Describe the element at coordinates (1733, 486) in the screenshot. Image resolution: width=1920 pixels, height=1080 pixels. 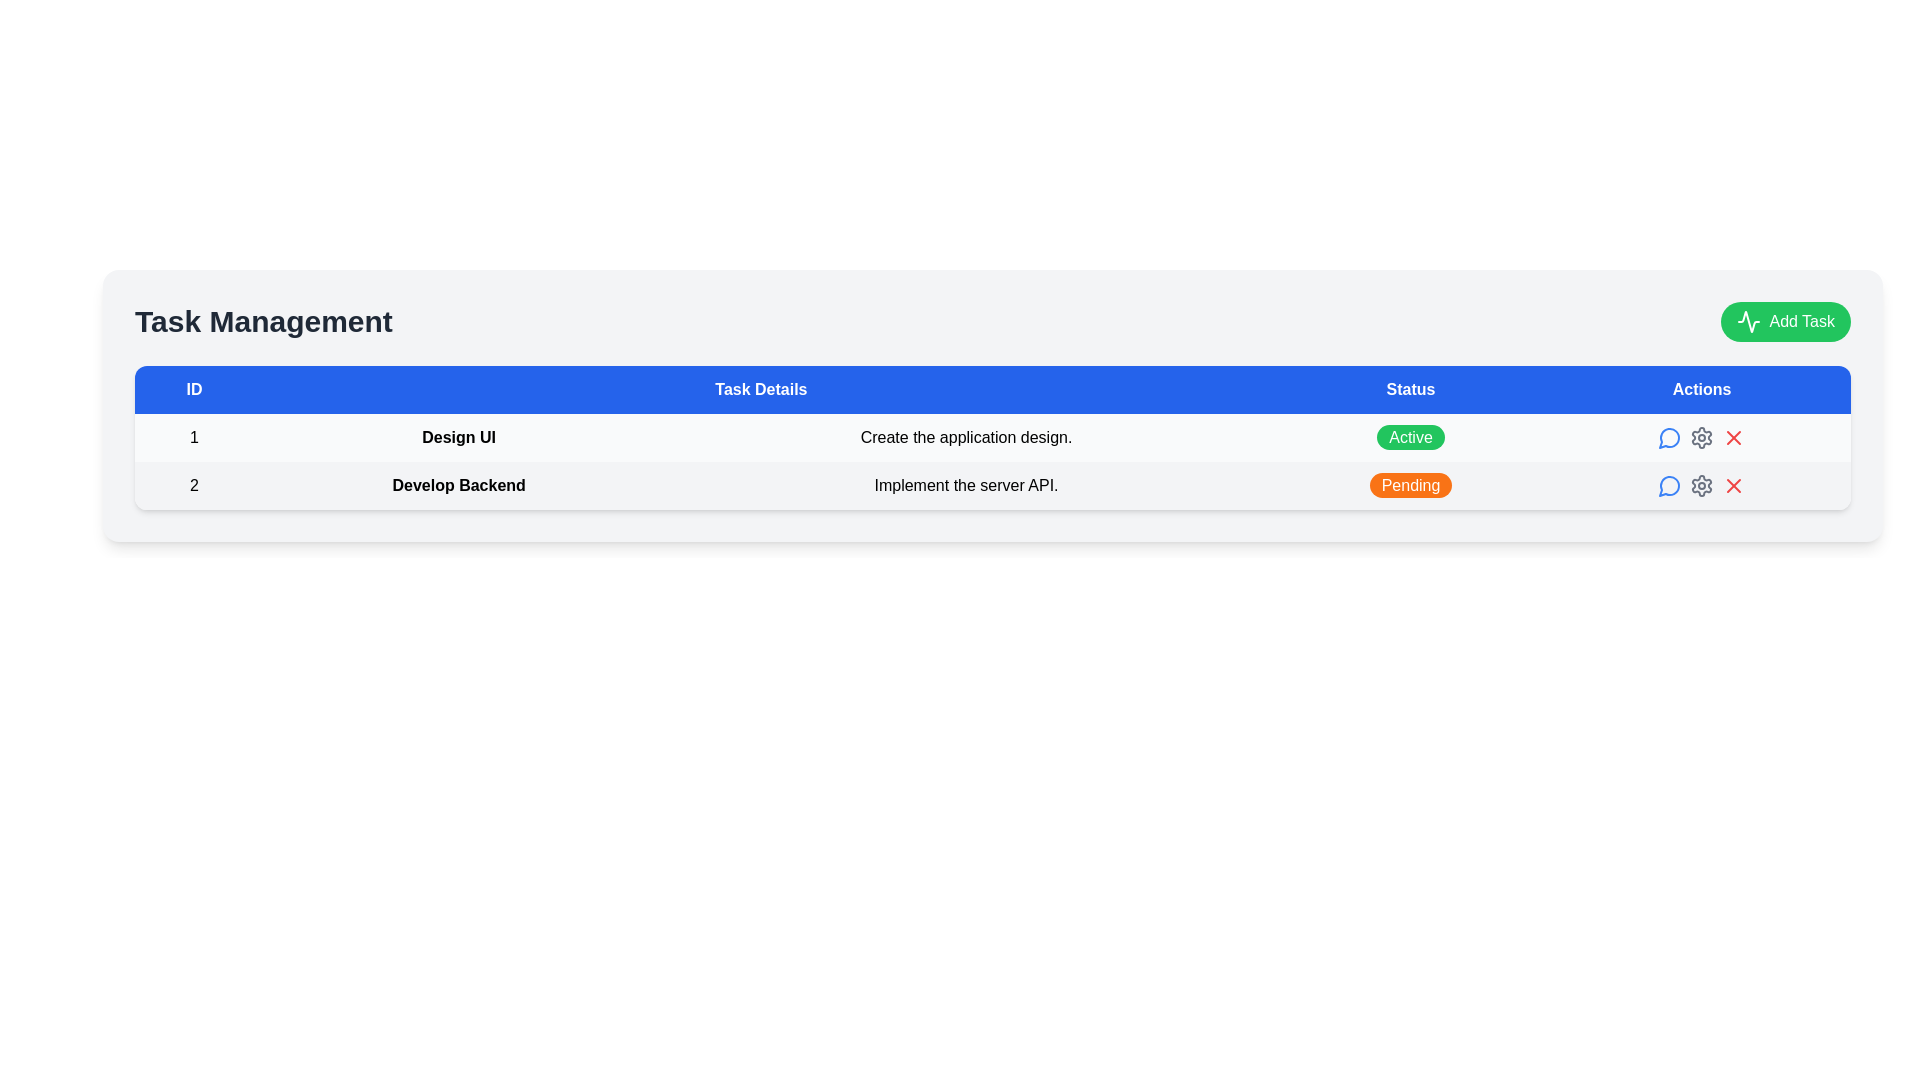
I see `the red 'X' icon in the 'Actions' column of the second row of the task table` at that location.